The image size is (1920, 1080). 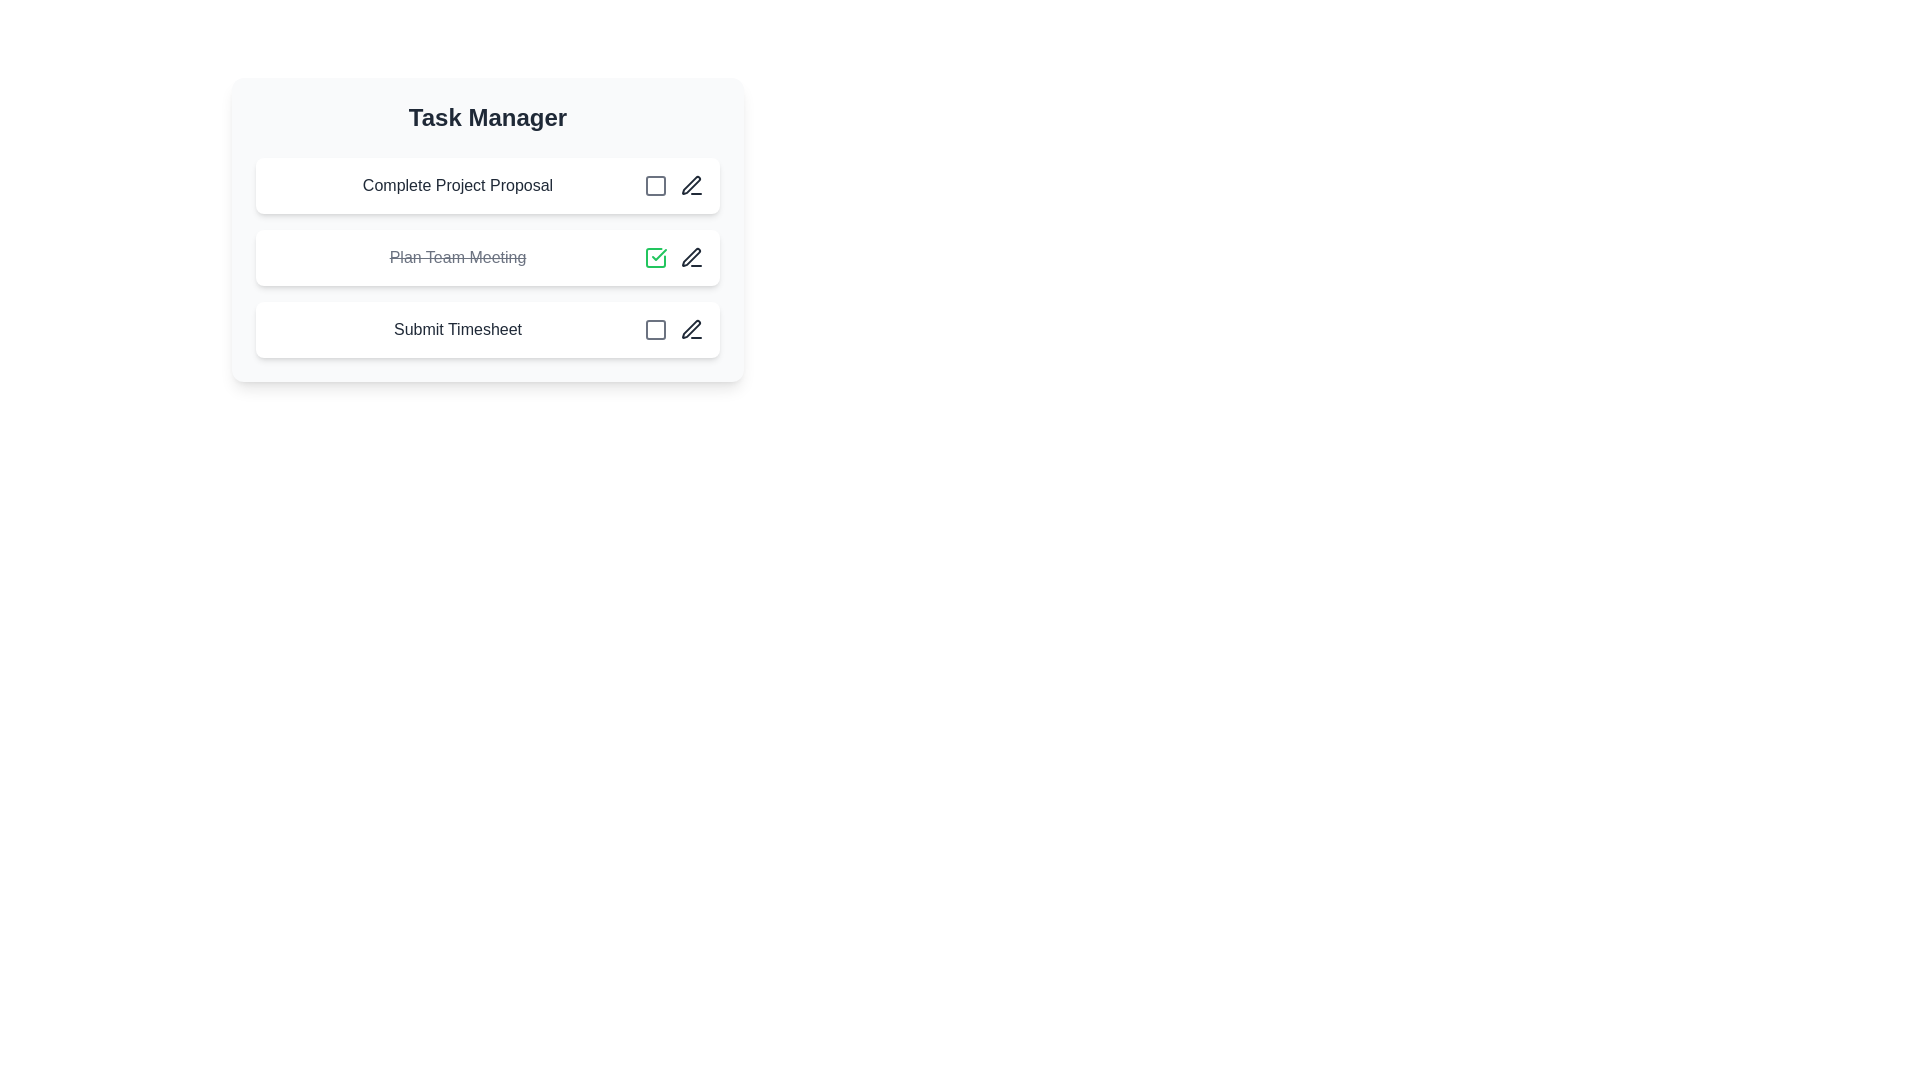 I want to click on the task completion indicator icon located in the second row of the task list, positioned to the left of the edit pencil icon and above the checkbox, so click(x=659, y=253).